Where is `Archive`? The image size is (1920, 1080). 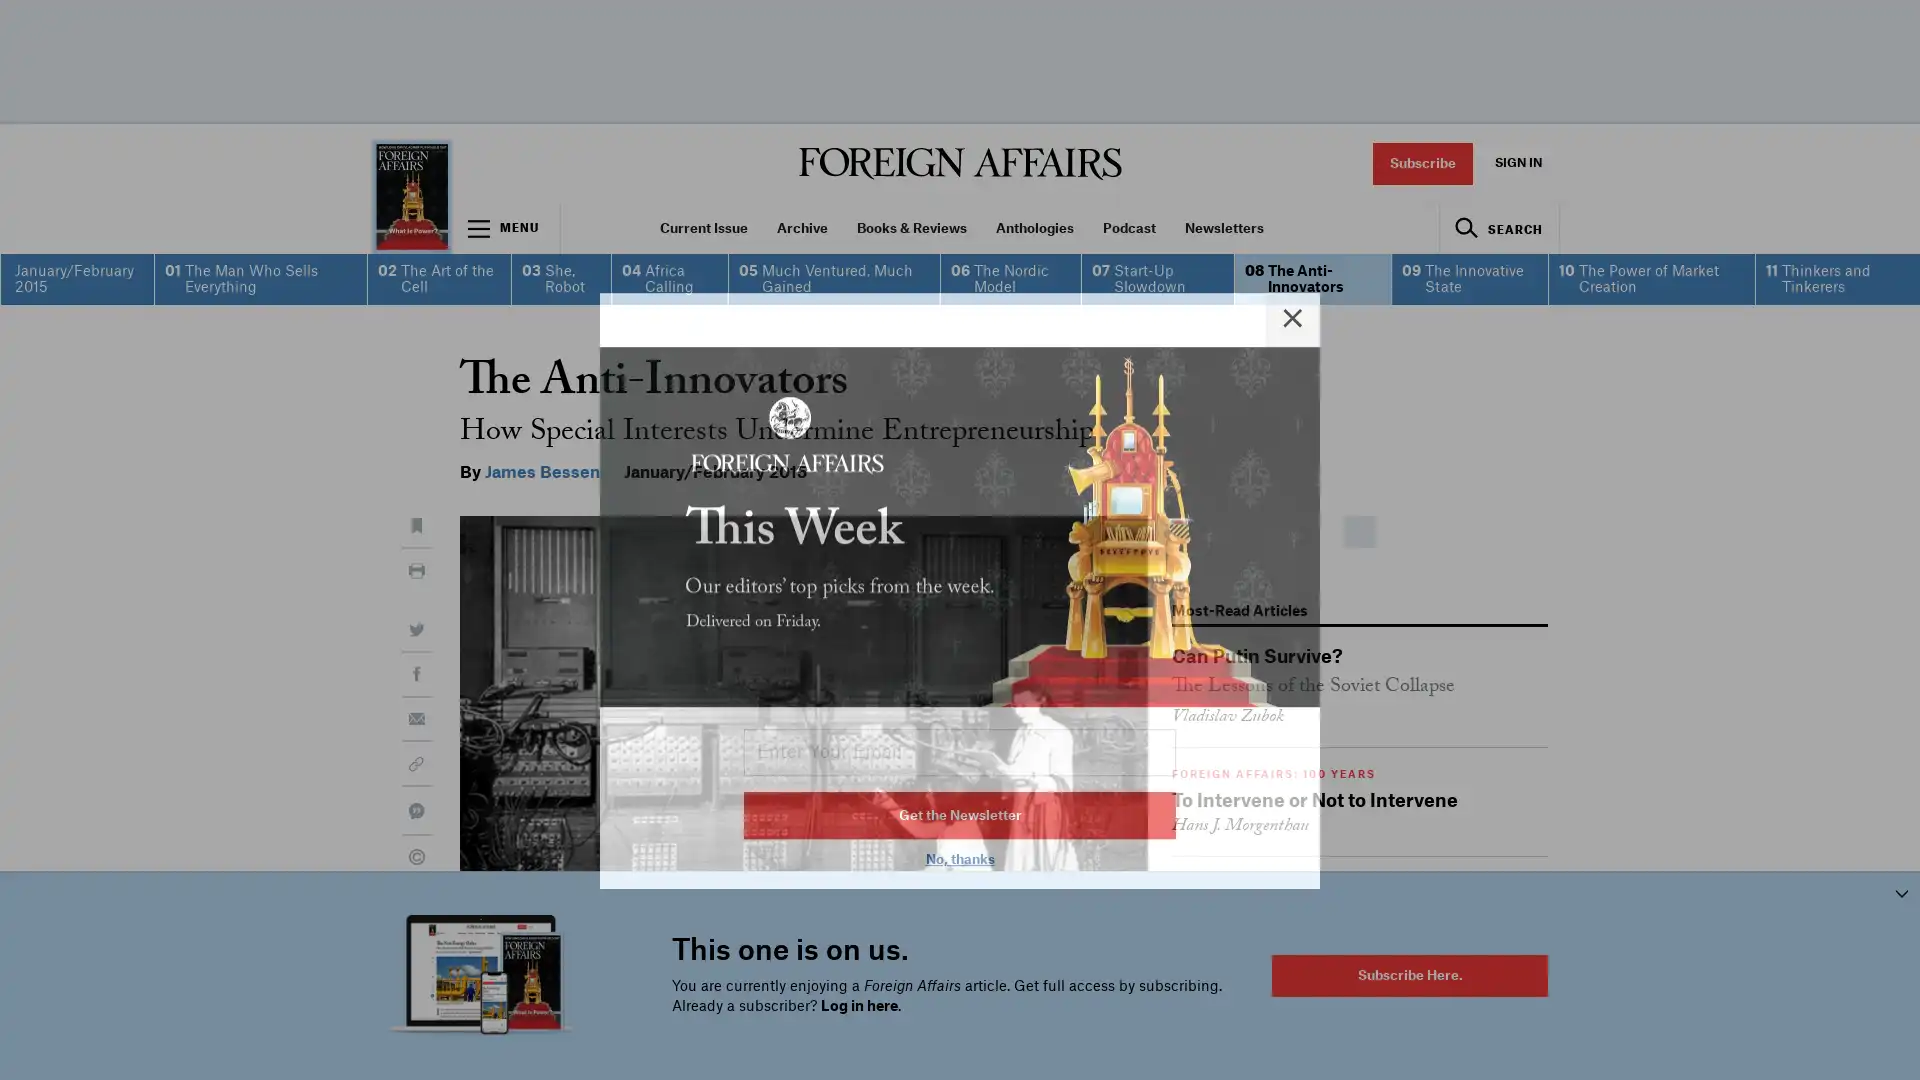 Archive is located at coordinates (801, 227).